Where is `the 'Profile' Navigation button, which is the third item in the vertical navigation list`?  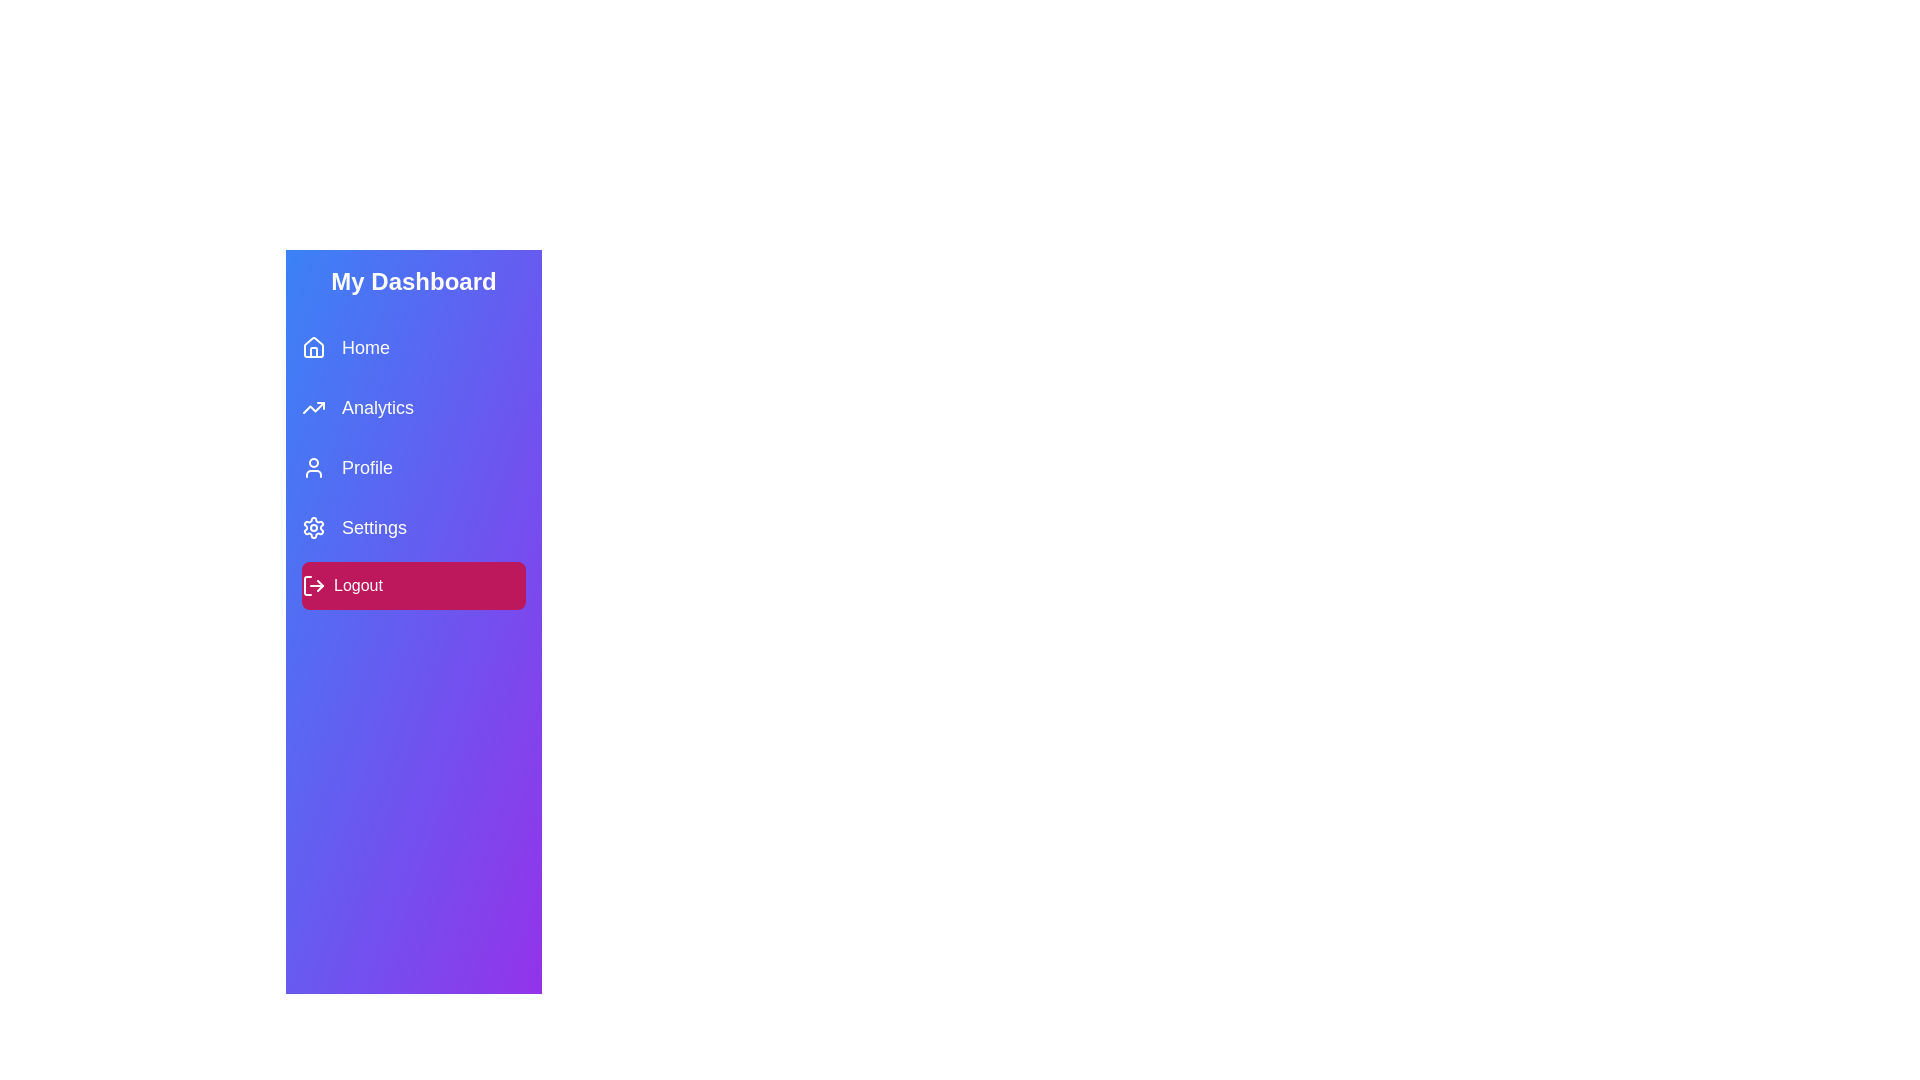
the 'Profile' Navigation button, which is the third item in the vertical navigation list is located at coordinates (412, 467).